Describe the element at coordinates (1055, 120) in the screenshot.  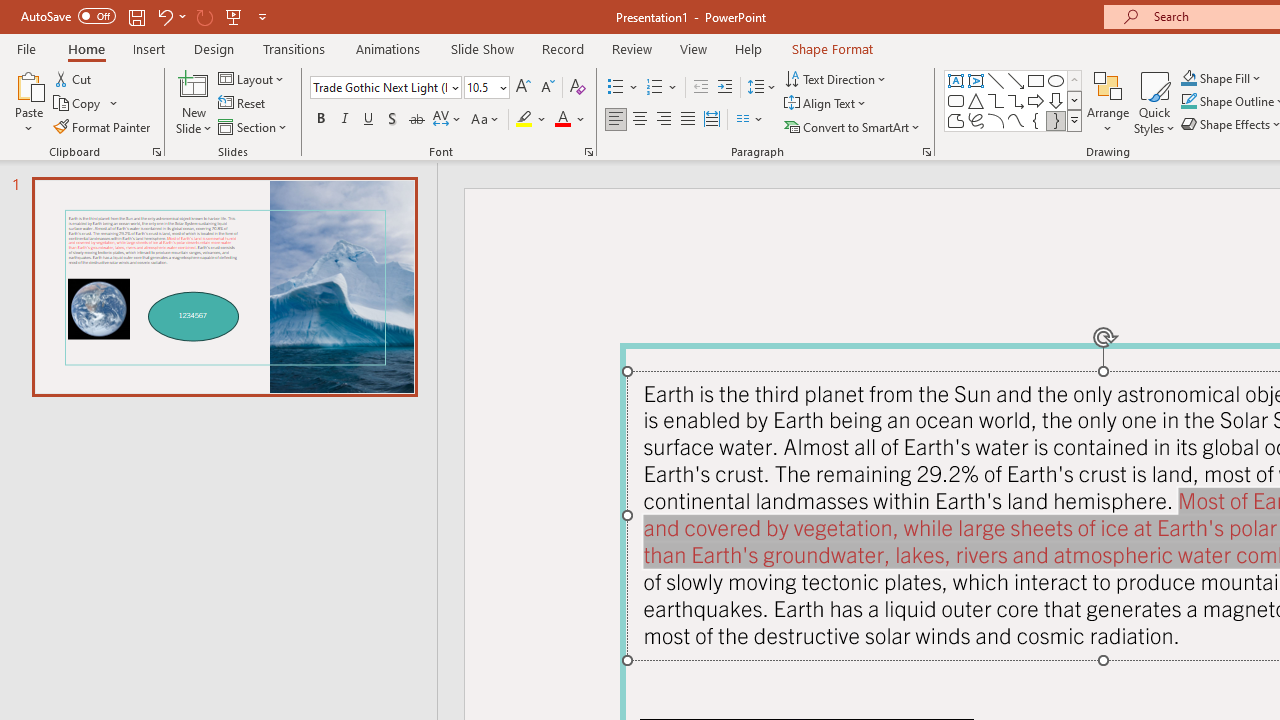
I see `'Right Brace'` at that location.